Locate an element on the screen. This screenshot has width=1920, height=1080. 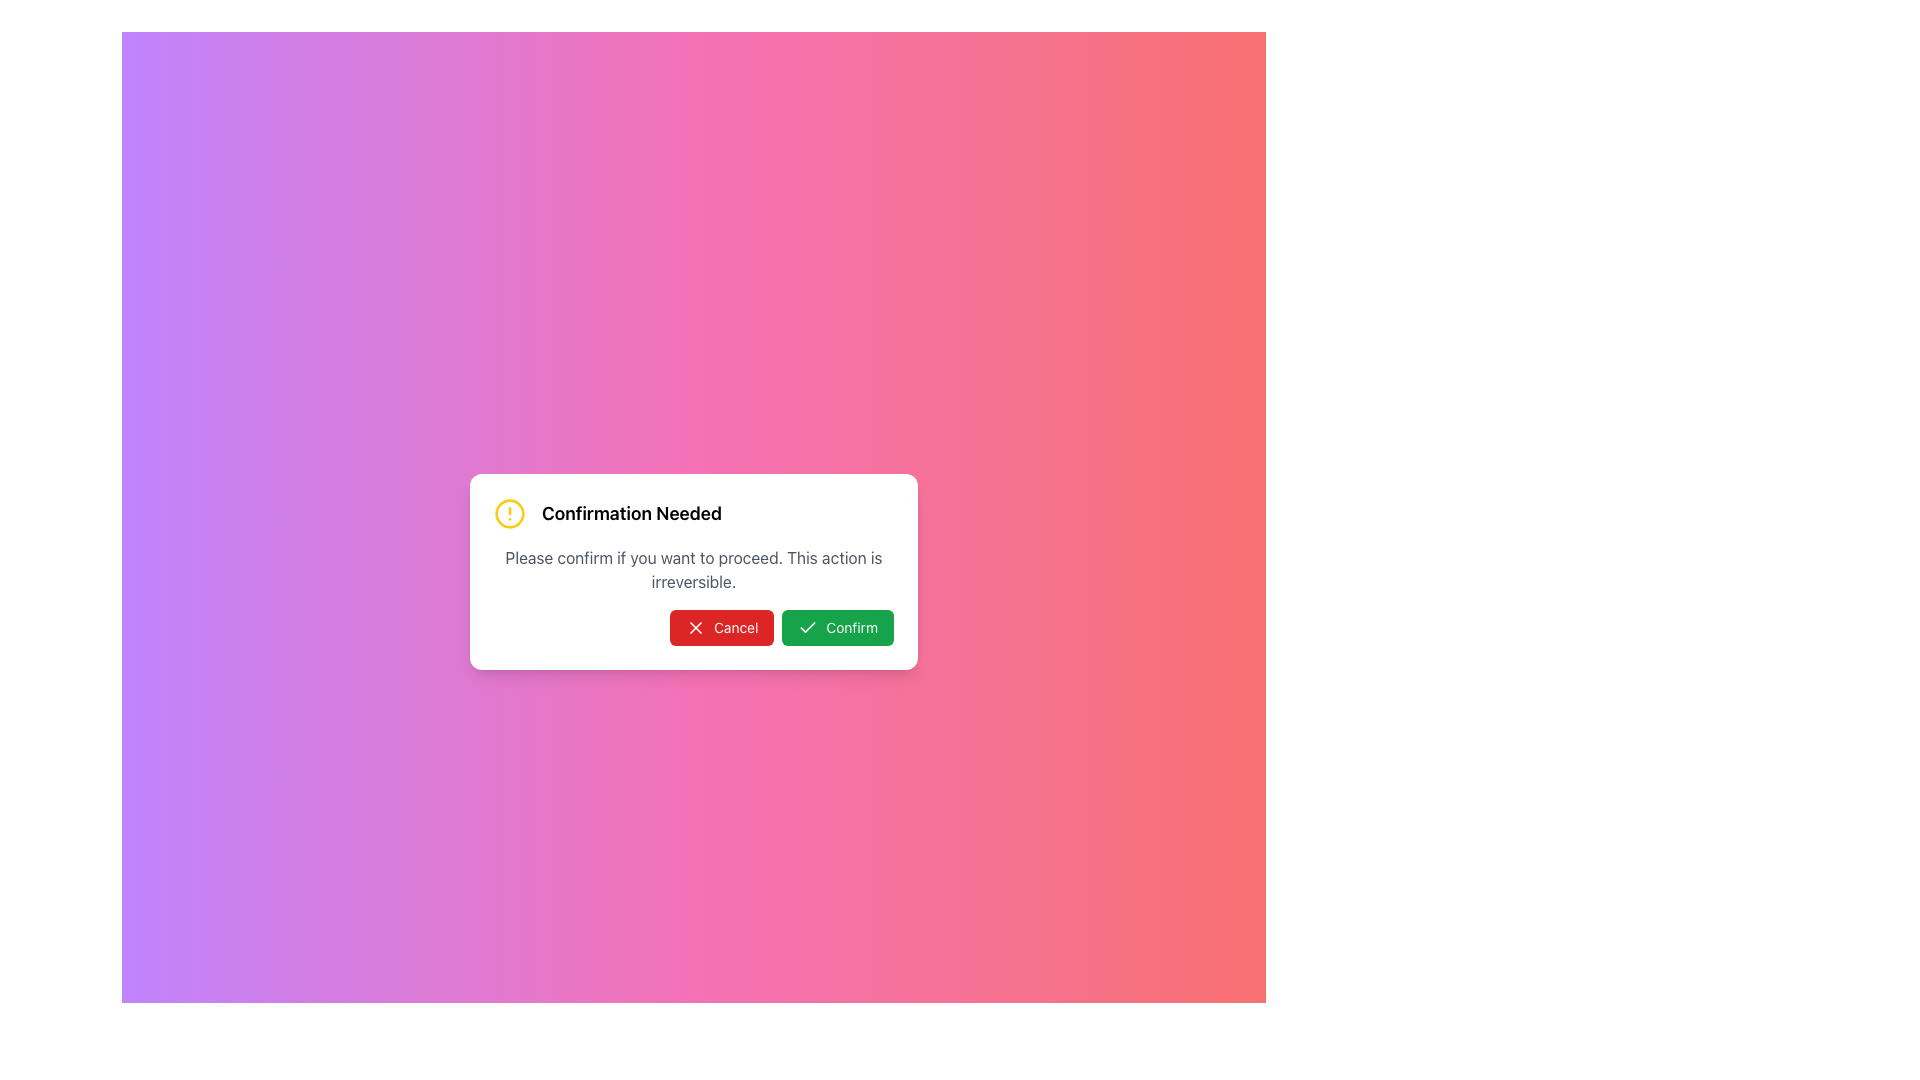
the confirmation icon located to the left of the 'Confirm' text in the confirmation dialog box is located at coordinates (808, 627).